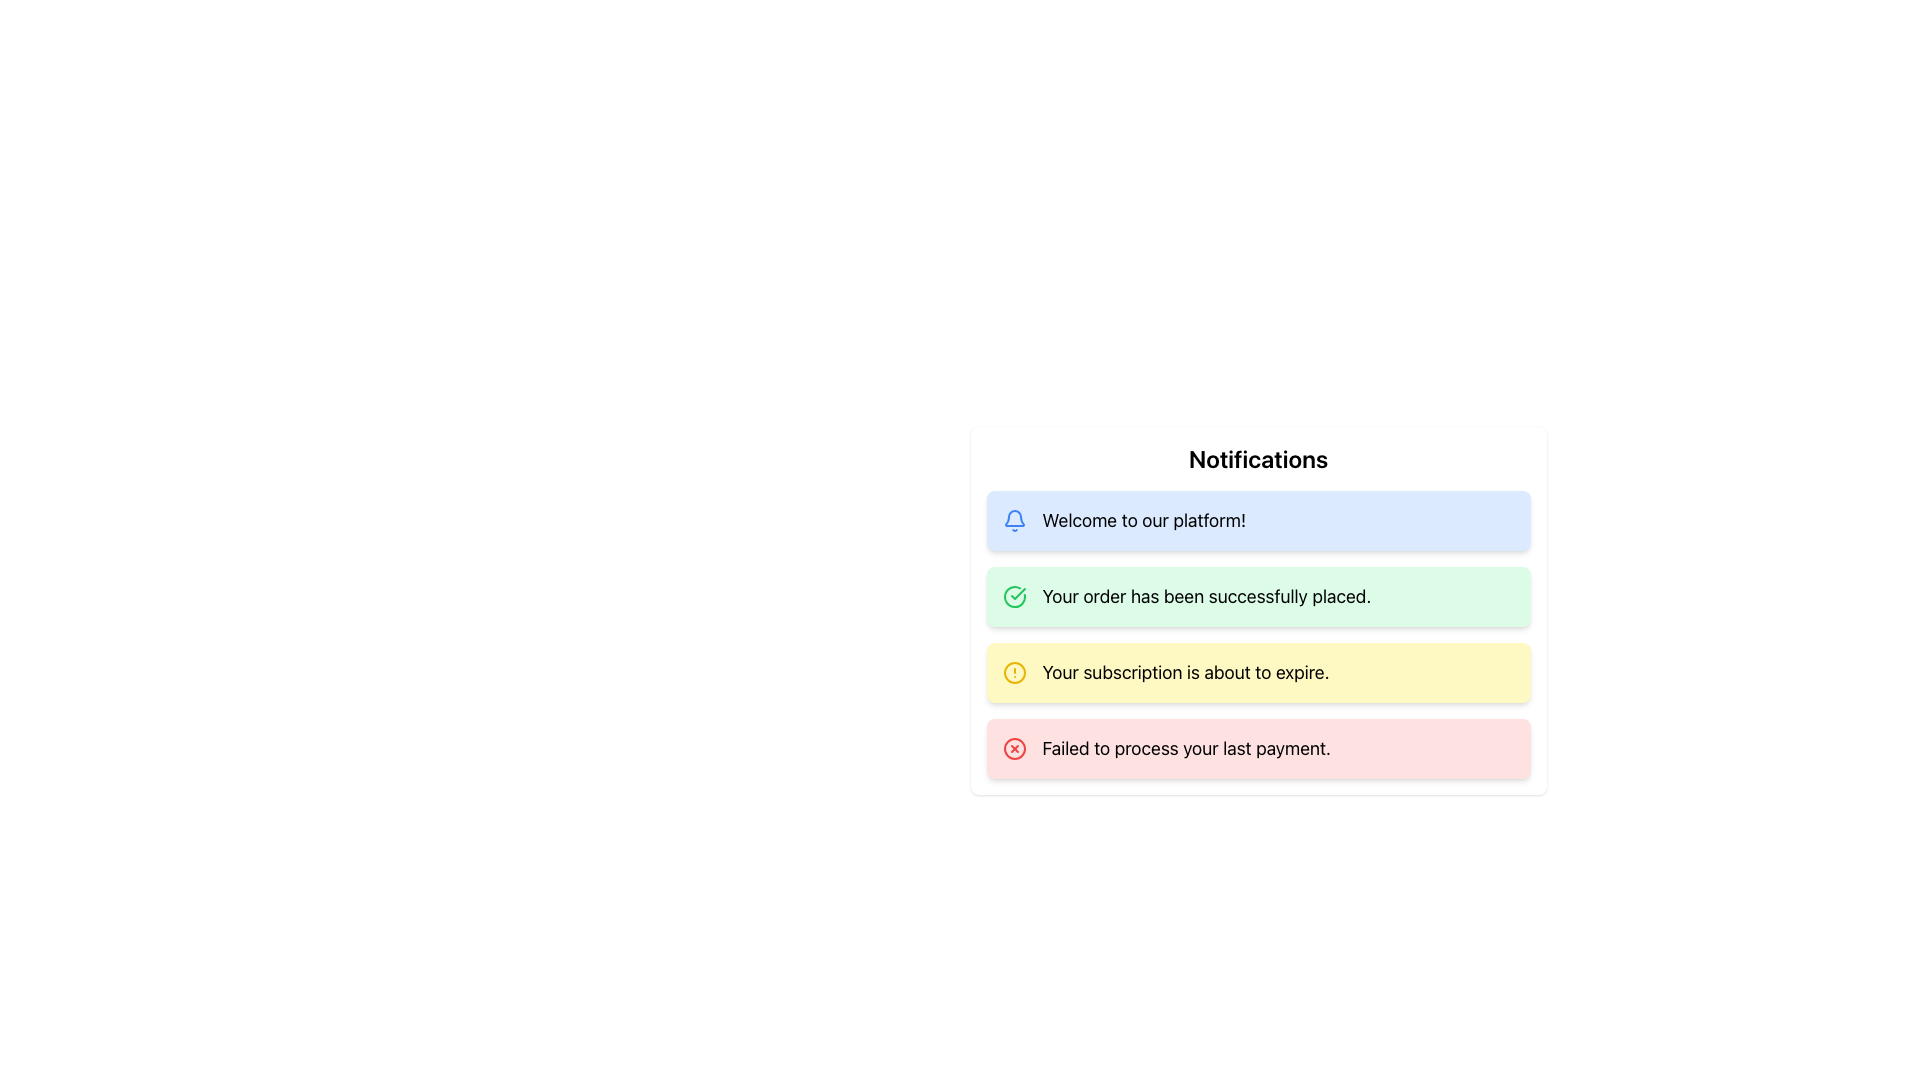 This screenshot has height=1080, width=1920. What do you see at coordinates (1257, 596) in the screenshot?
I see `the Informational Notification with a green background that contains the text 'Your order has been successfully placed.' and a checkmark icon on the left` at bounding box center [1257, 596].